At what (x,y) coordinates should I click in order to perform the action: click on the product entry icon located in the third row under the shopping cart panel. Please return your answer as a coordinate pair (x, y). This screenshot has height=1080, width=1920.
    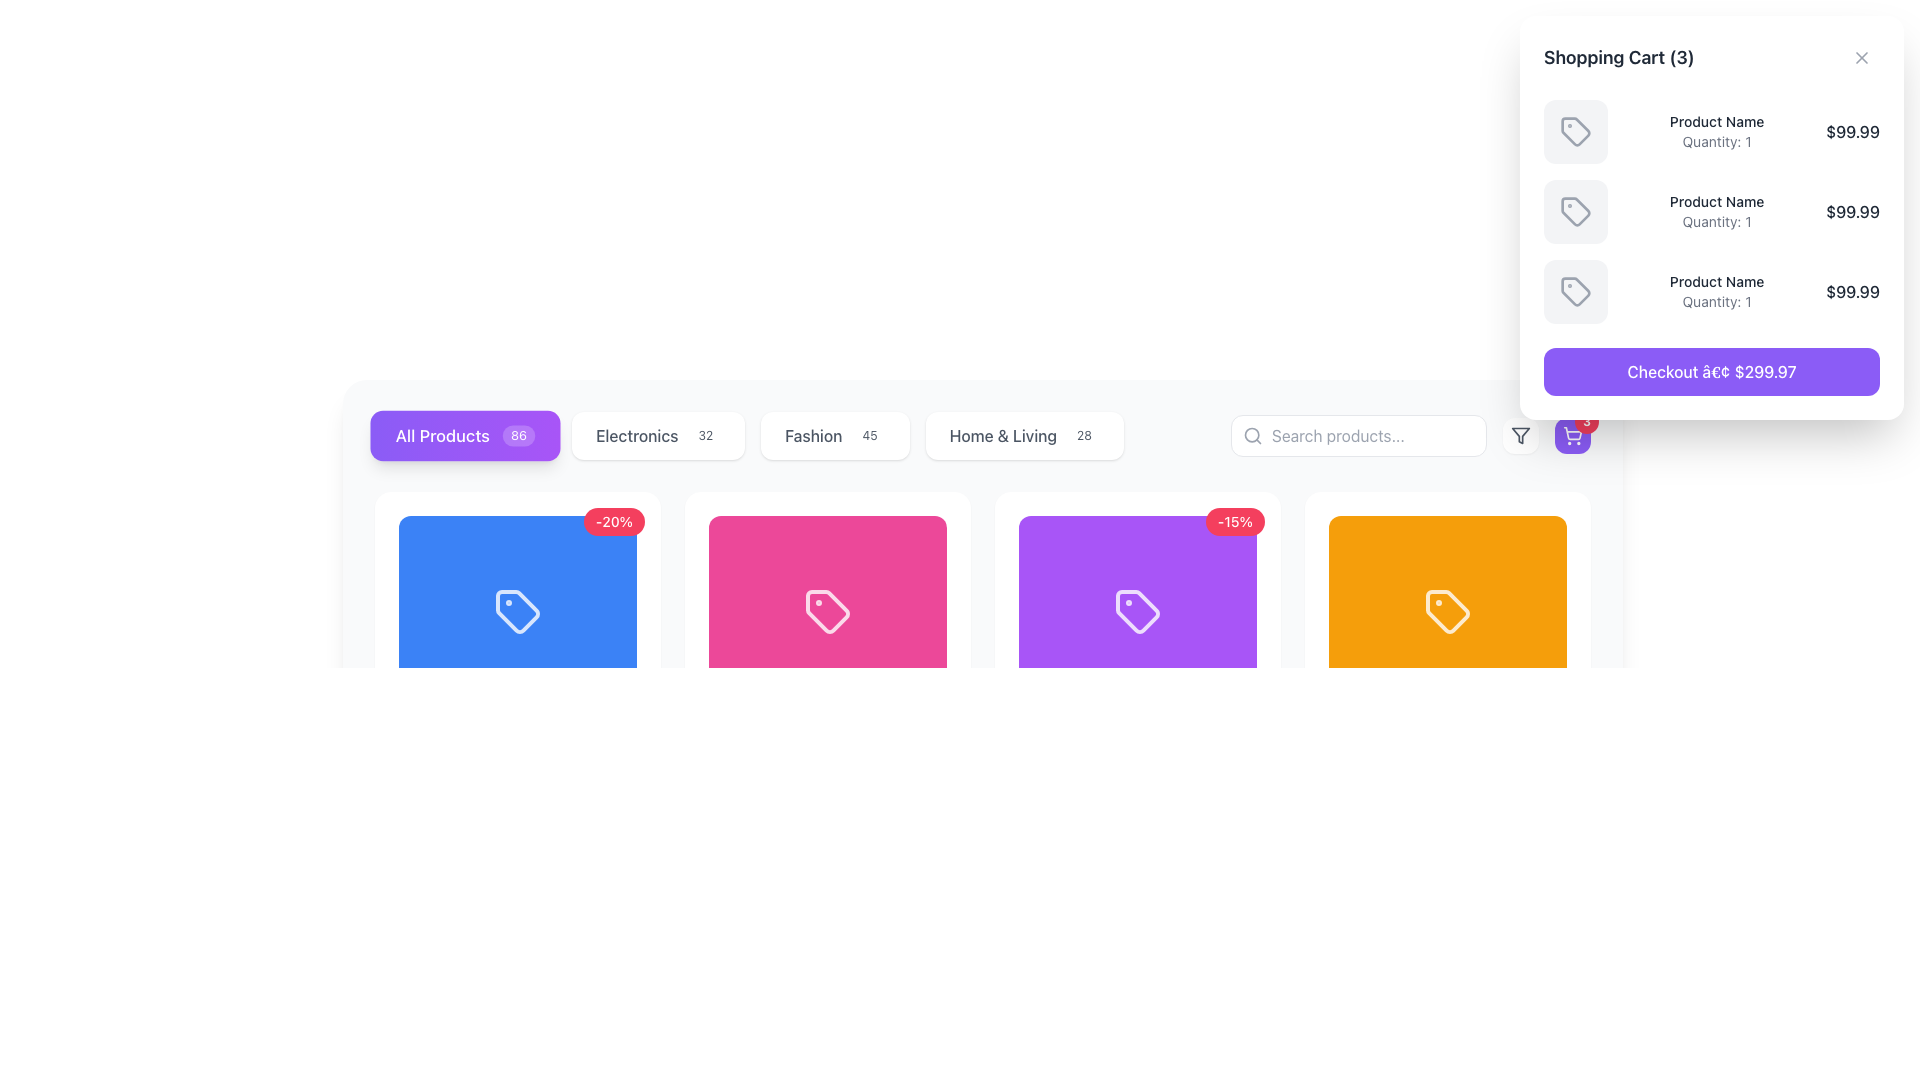
    Looking at the image, I should click on (1574, 292).